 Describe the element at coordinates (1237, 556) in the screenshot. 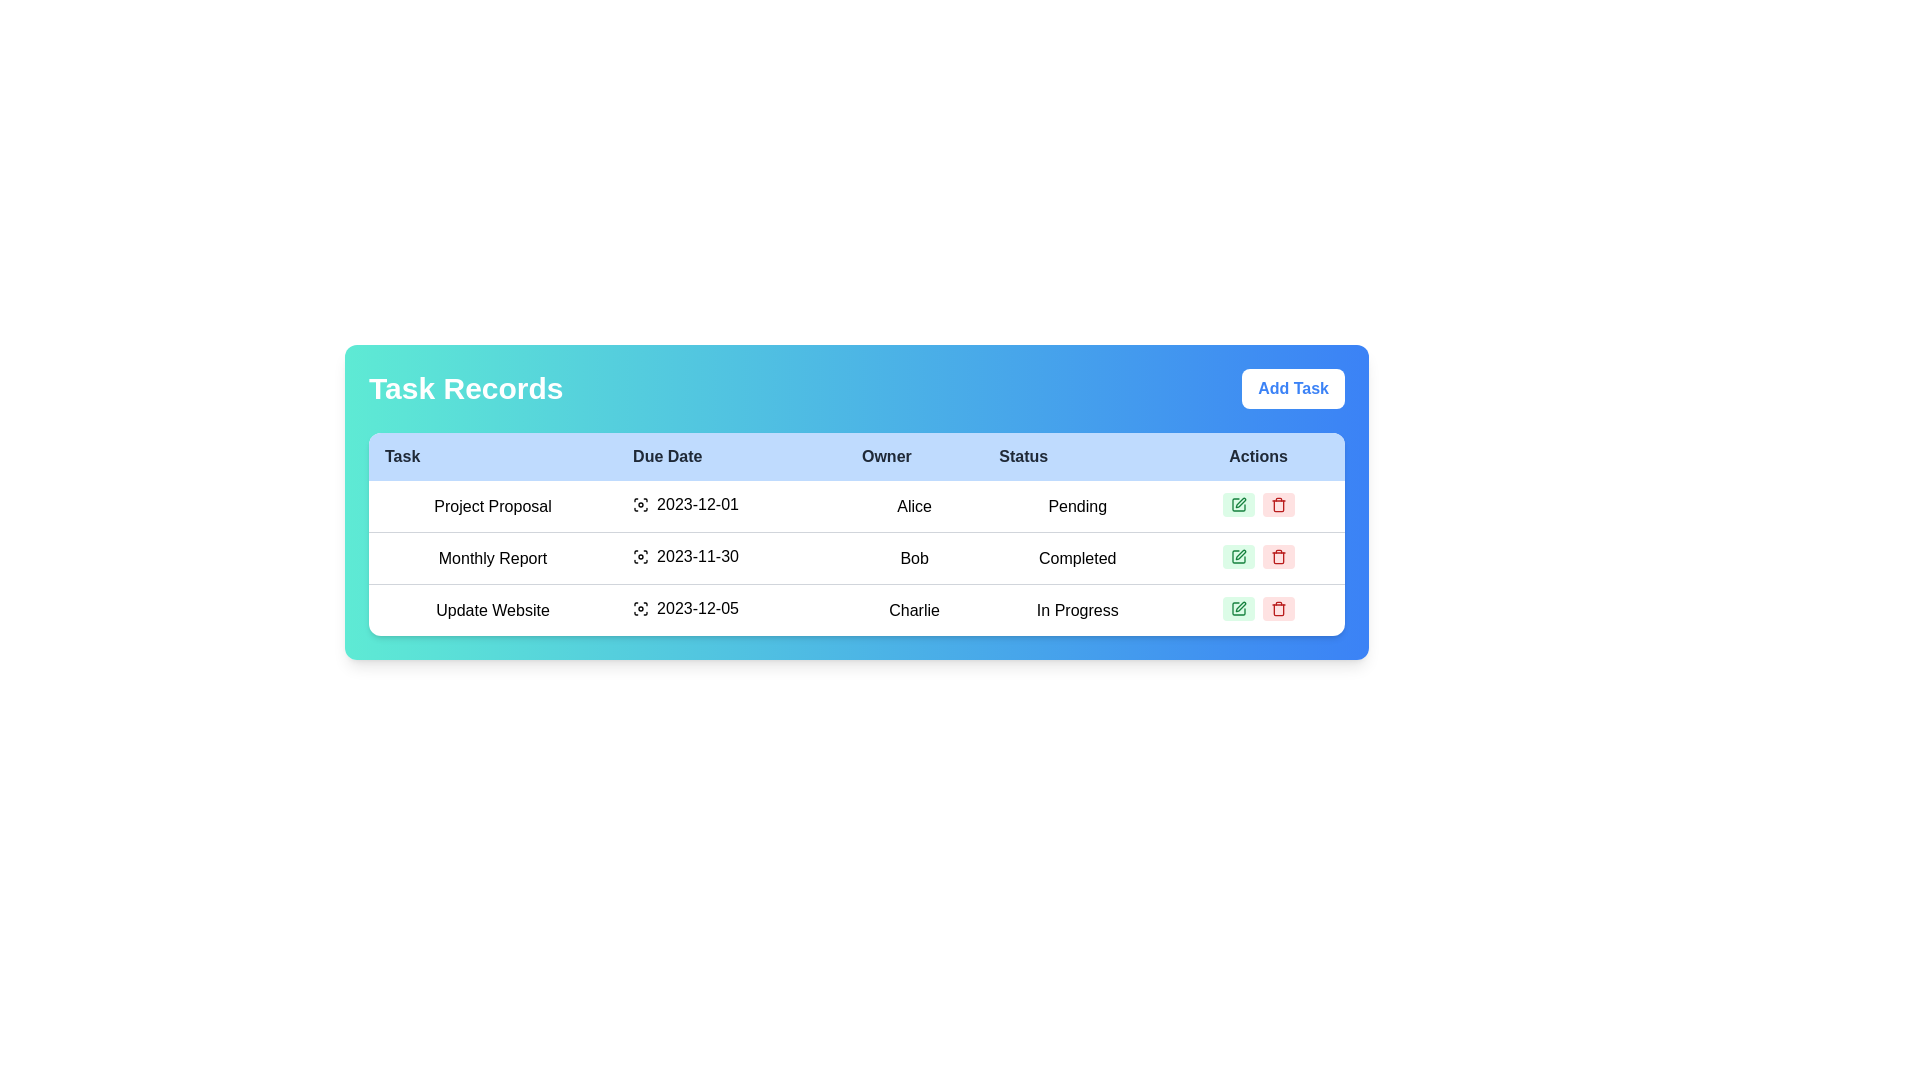

I see `the green square icon with a pen symbol located in the 'Actions' column of the third row, next to the red trash bin icon` at that location.